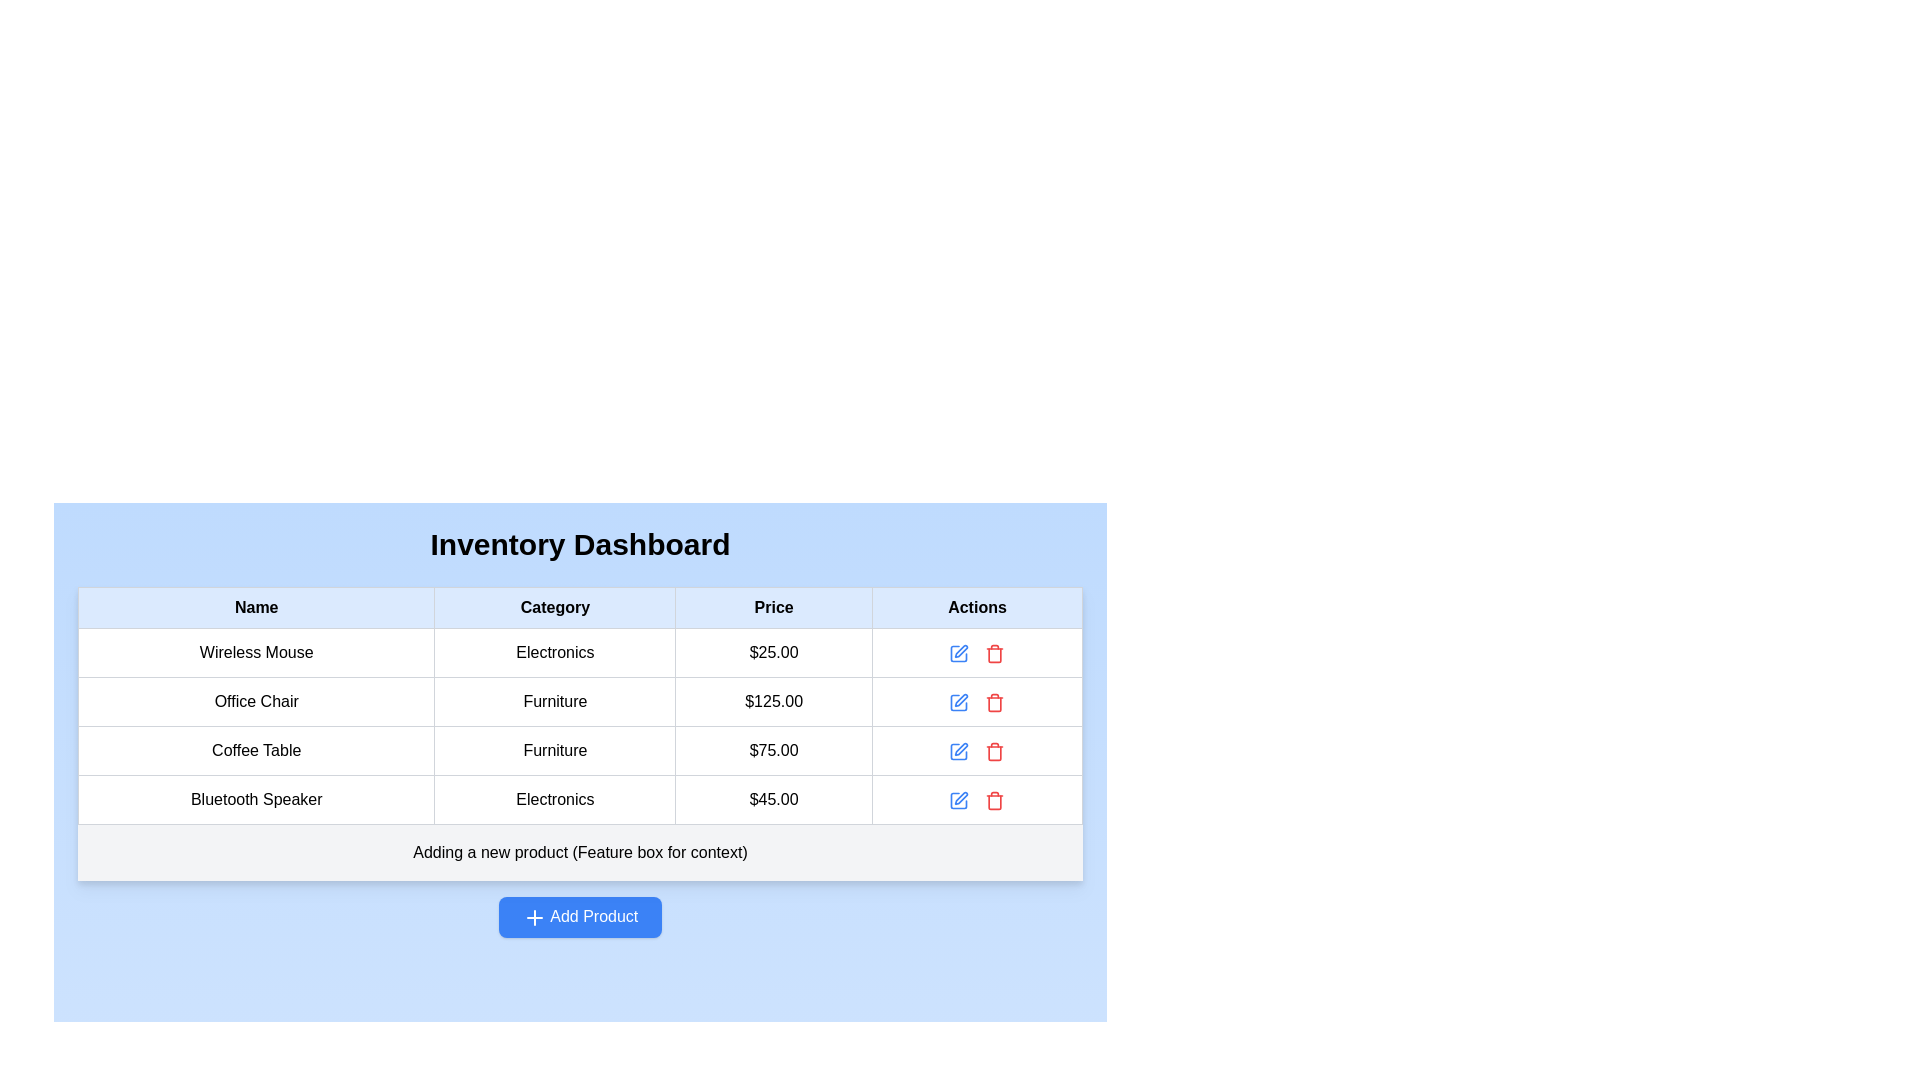 This screenshot has width=1920, height=1080. What do you see at coordinates (555, 798) in the screenshot?
I see `the text label displaying 'Electronics' located in the 'Category' column of the last row corresponding to the 'Bluetooth Speaker' item` at bounding box center [555, 798].